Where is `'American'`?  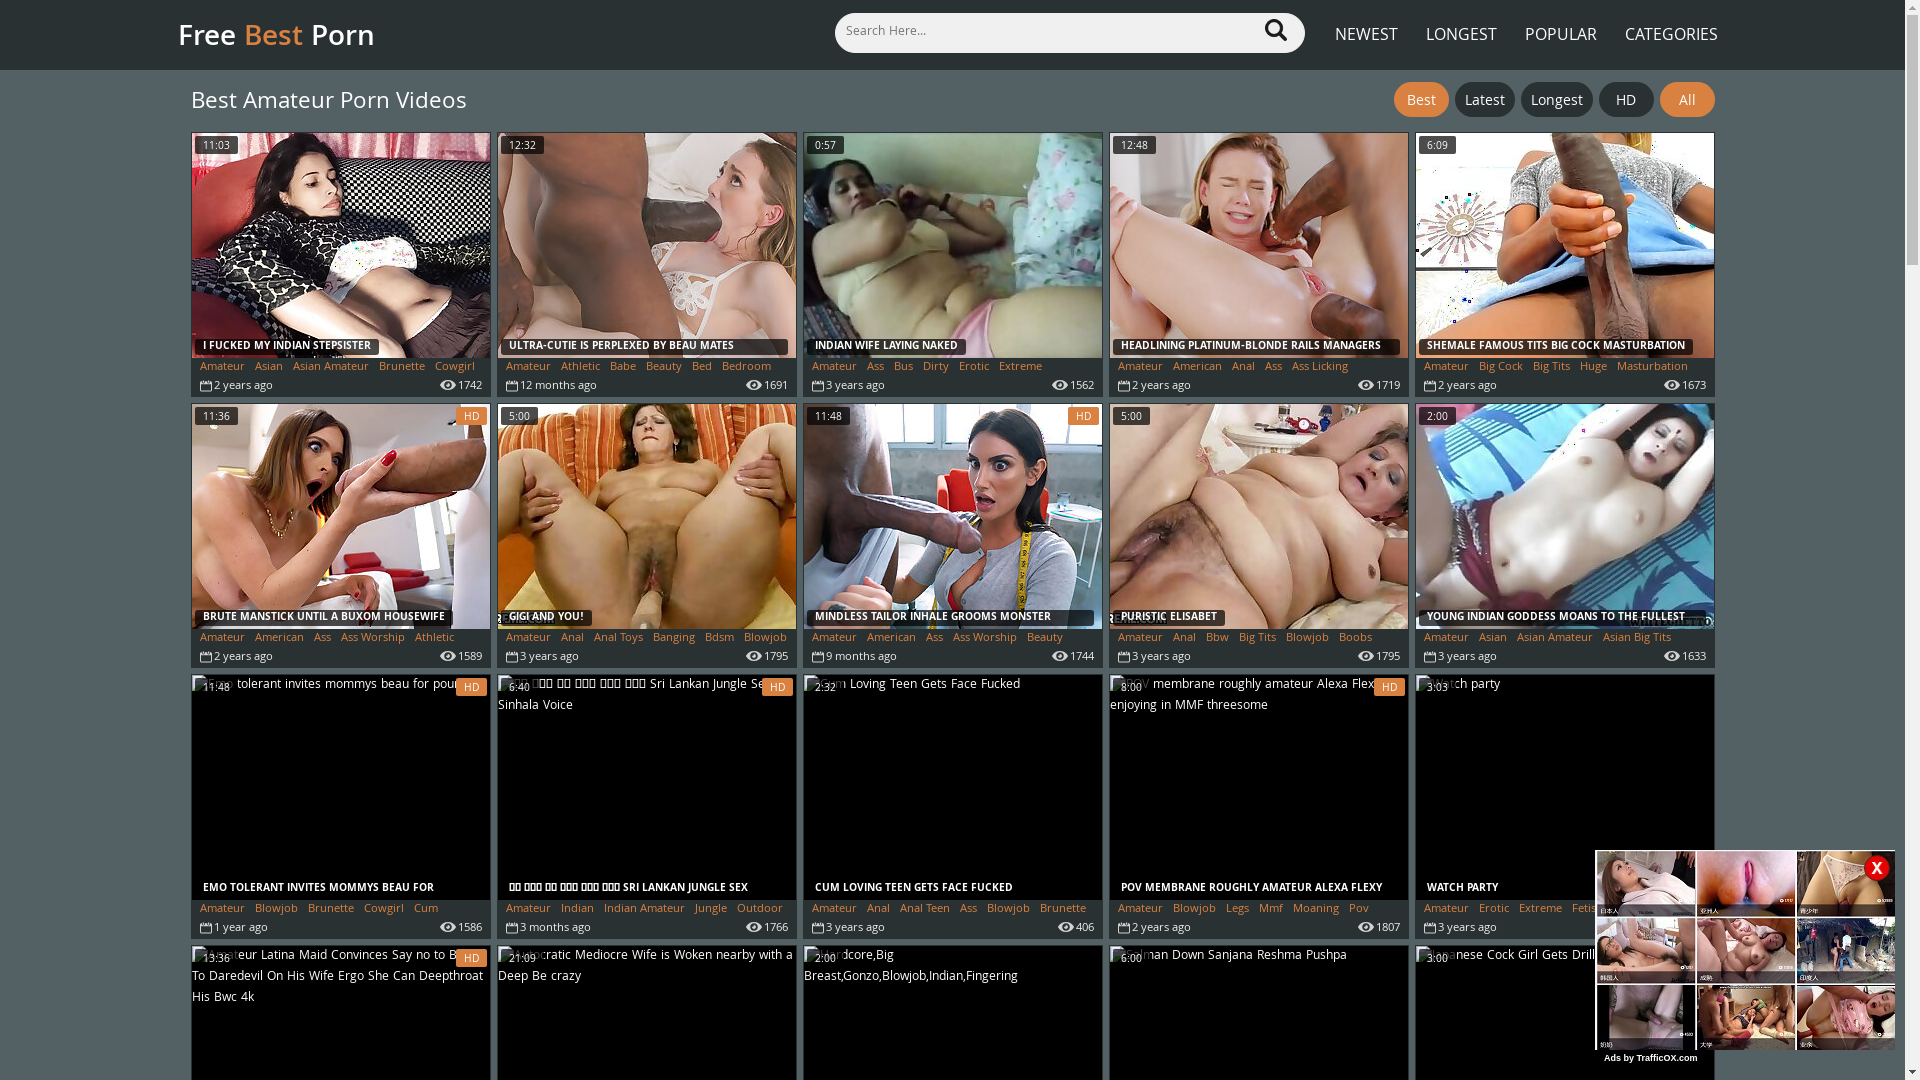
'American' is located at coordinates (277, 638).